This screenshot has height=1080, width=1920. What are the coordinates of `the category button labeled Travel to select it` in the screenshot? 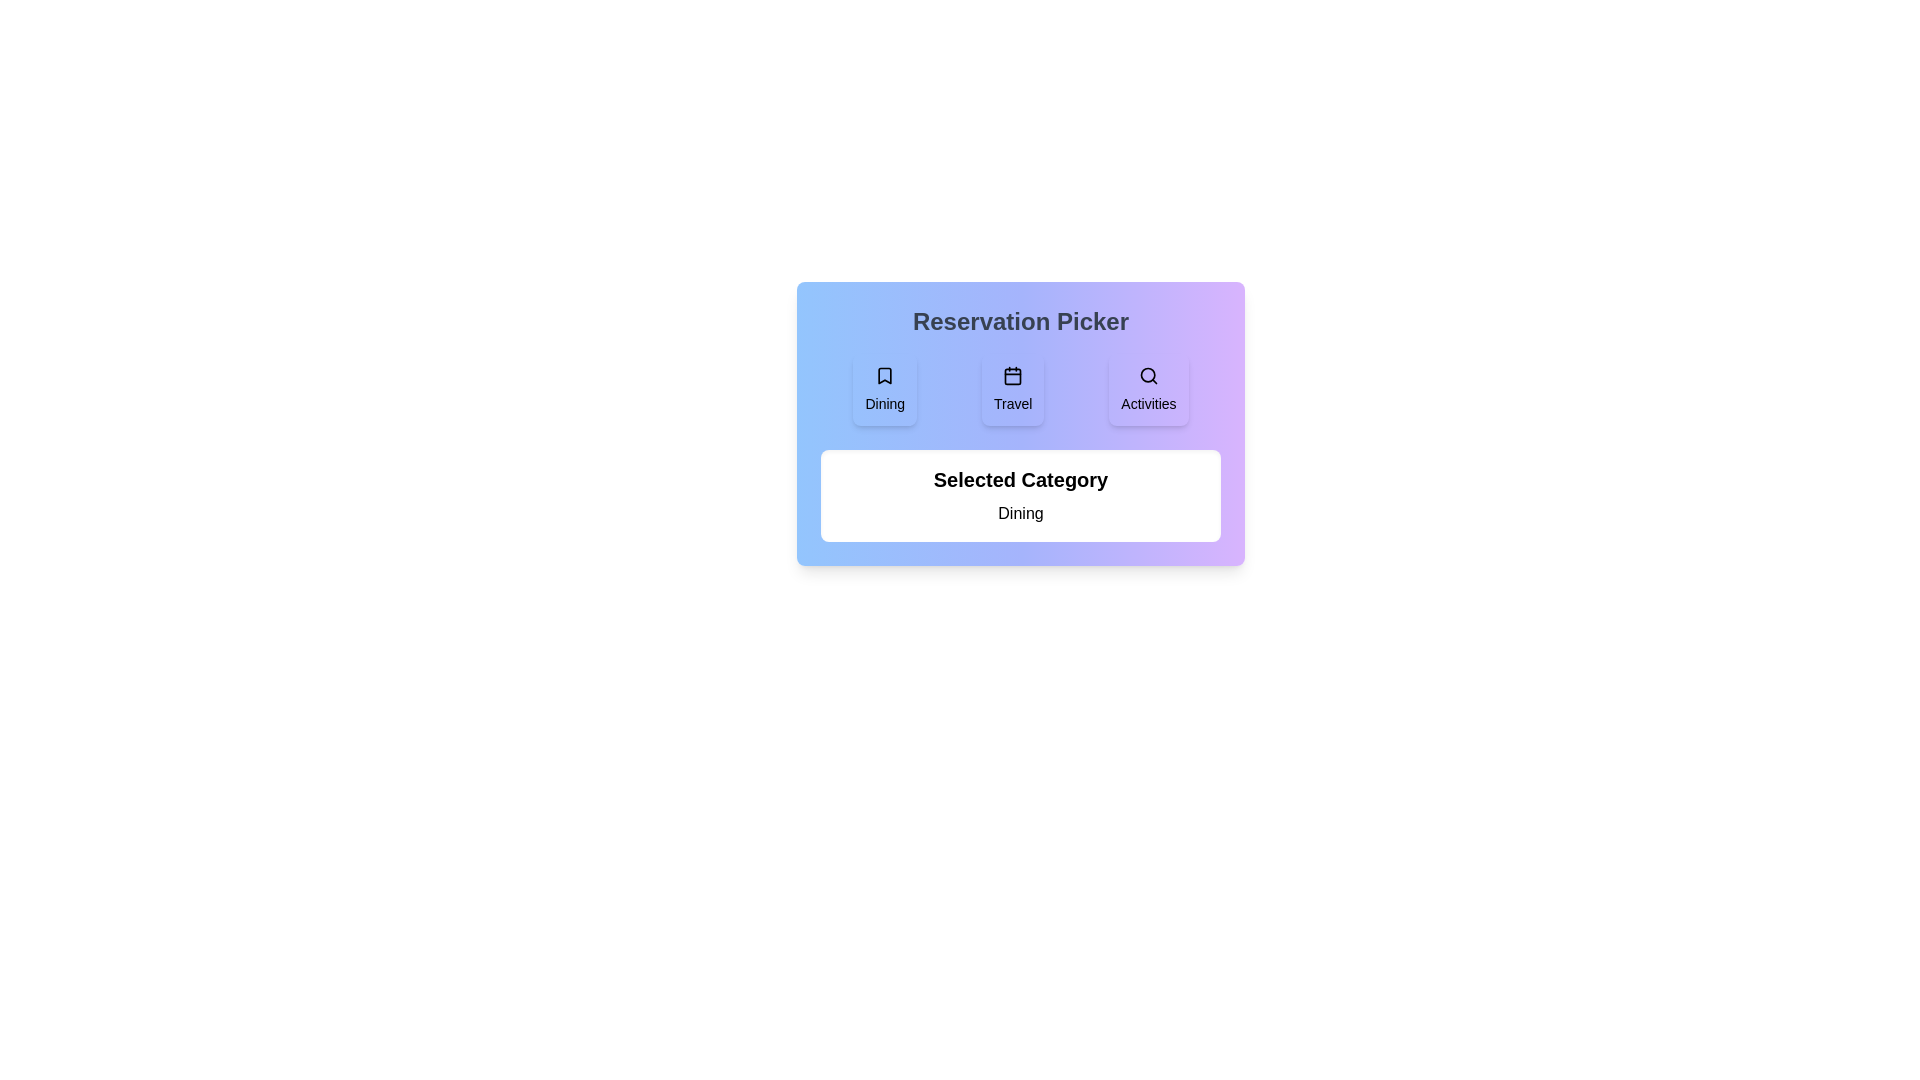 It's located at (1012, 389).